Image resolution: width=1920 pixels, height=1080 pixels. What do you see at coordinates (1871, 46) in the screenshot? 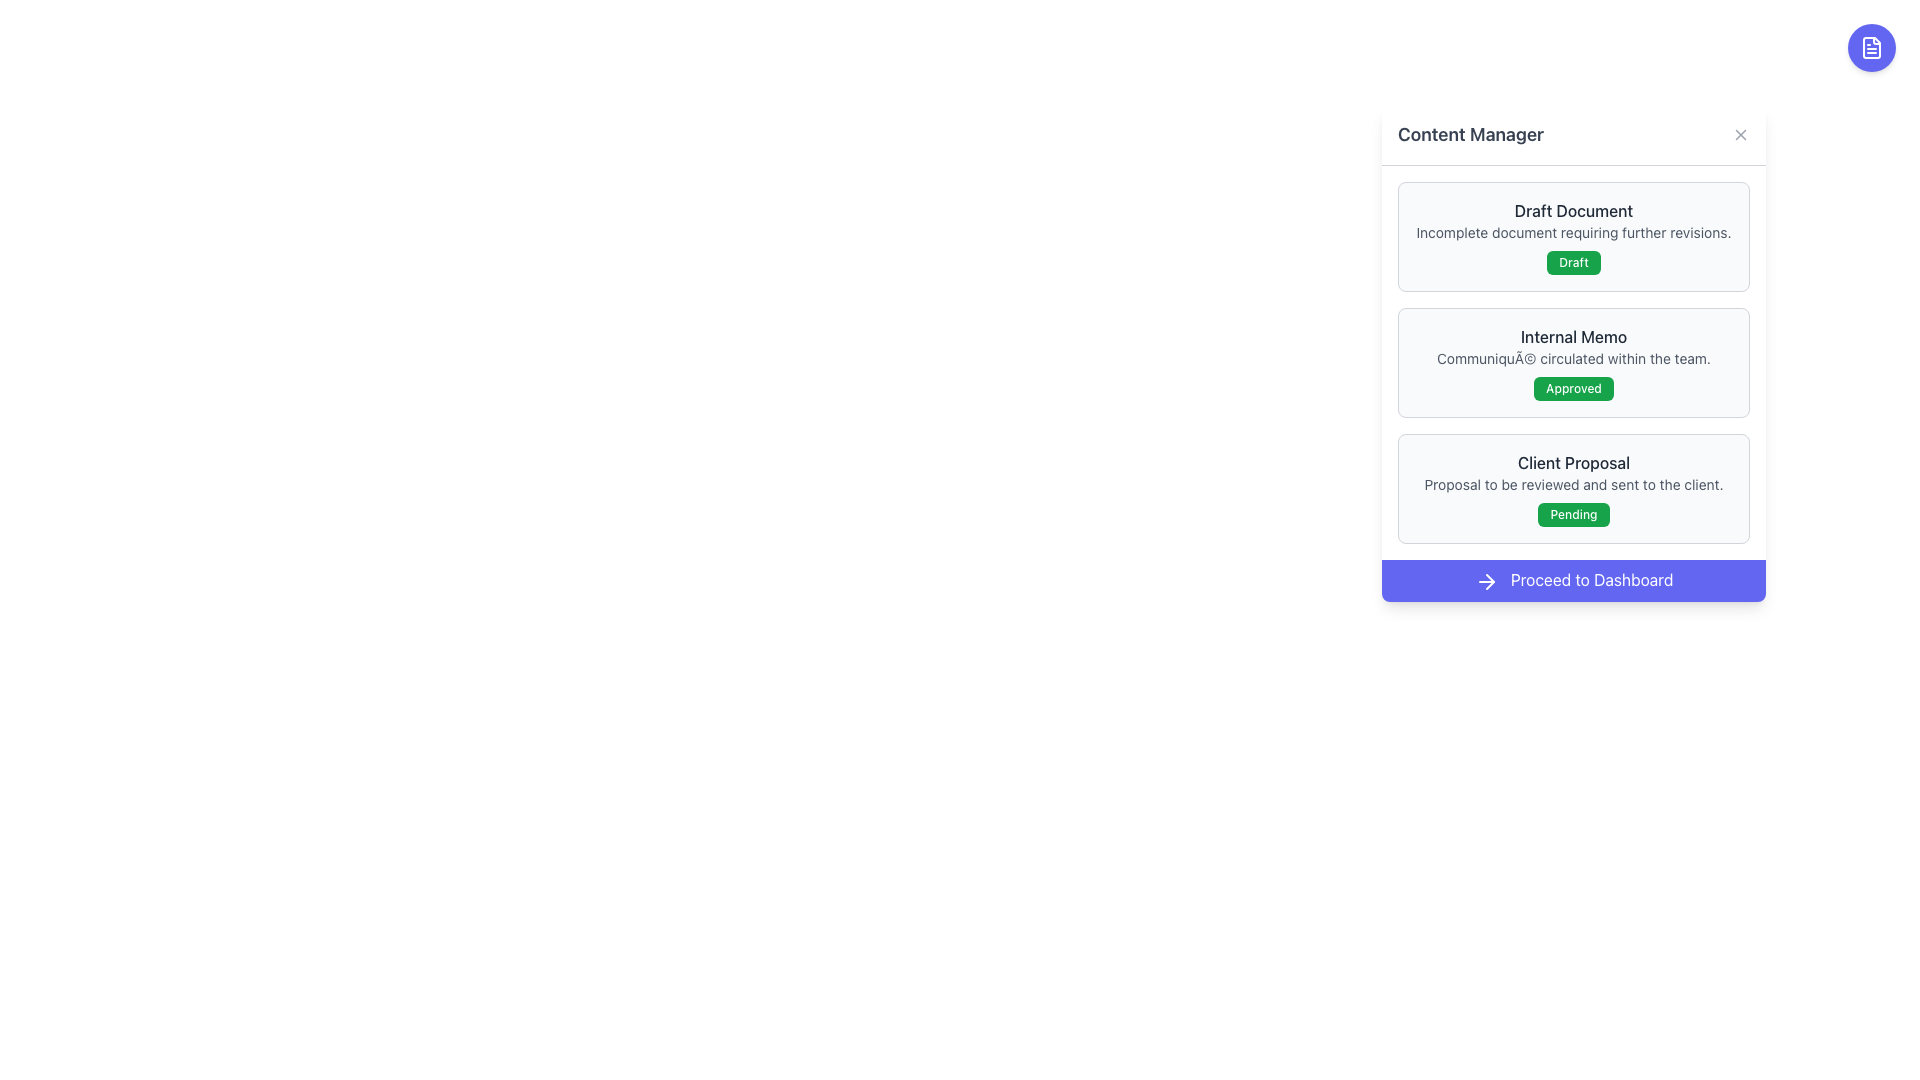
I see `the document or file icon located in the top-right corner of the interface, which is part of a circular button with a purple background and white iconography` at bounding box center [1871, 46].